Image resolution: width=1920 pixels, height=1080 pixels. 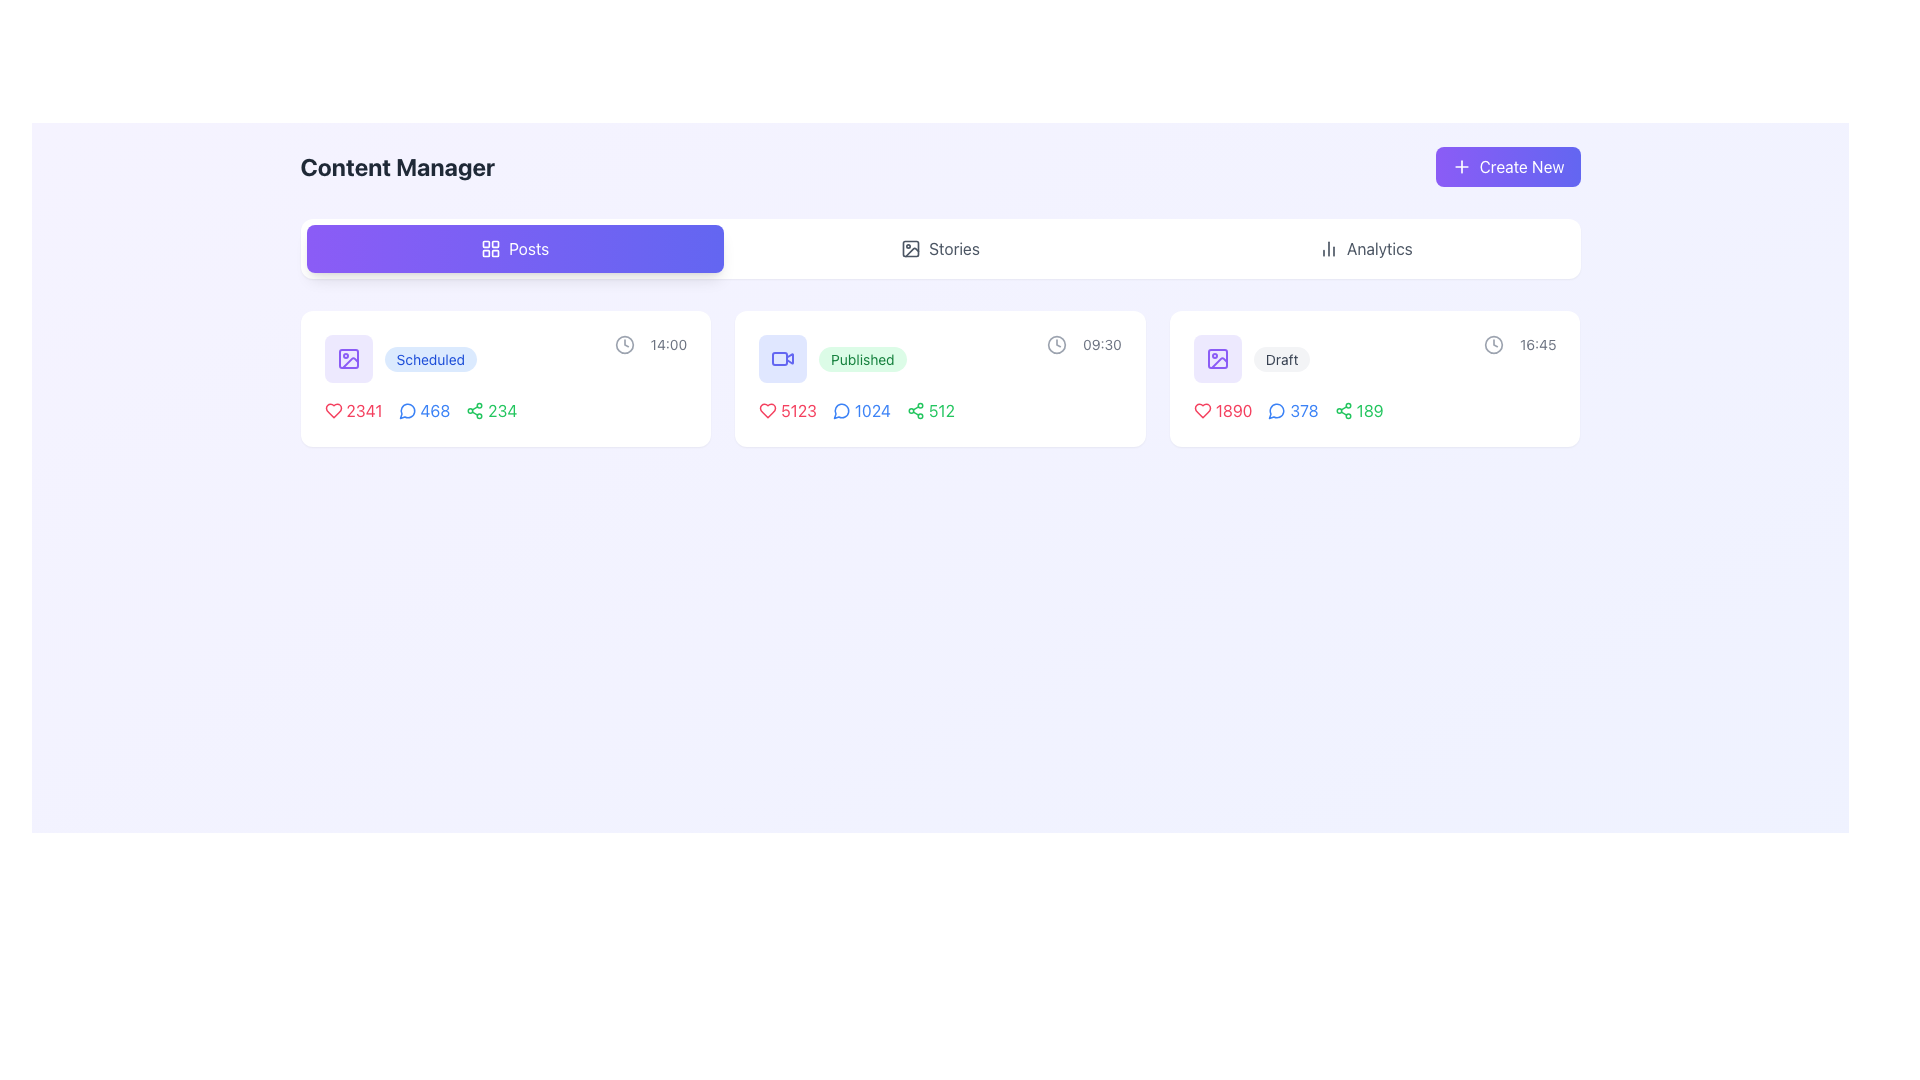 I want to click on the rectangular button labeled 'Posts' with a gradient background from violet to indigo, located directly beneath the 'Content Manager' label, so click(x=515, y=248).